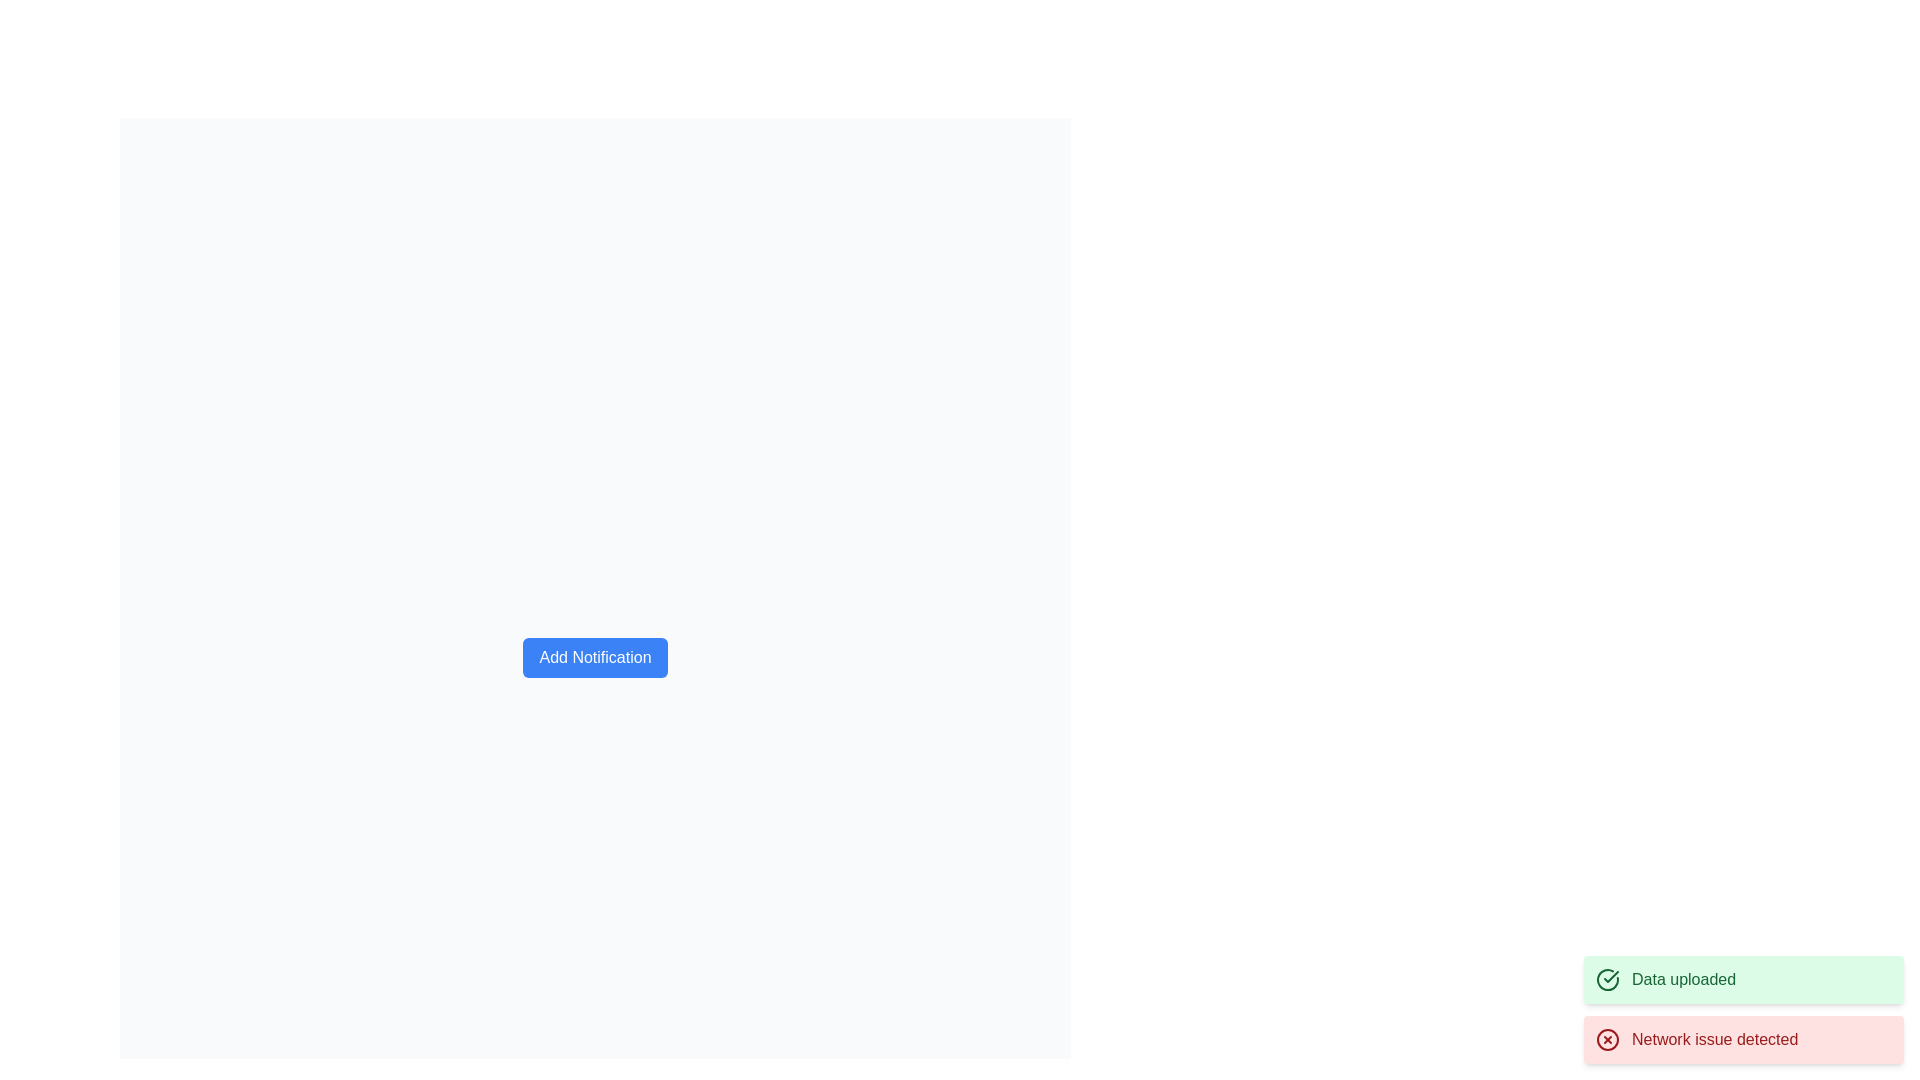 The image size is (1920, 1080). What do you see at coordinates (594, 658) in the screenshot?
I see `the button that triggers an action to add a notification, located centrally in the horizontal axis and towards the lower-middle part of the view` at bounding box center [594, 658].